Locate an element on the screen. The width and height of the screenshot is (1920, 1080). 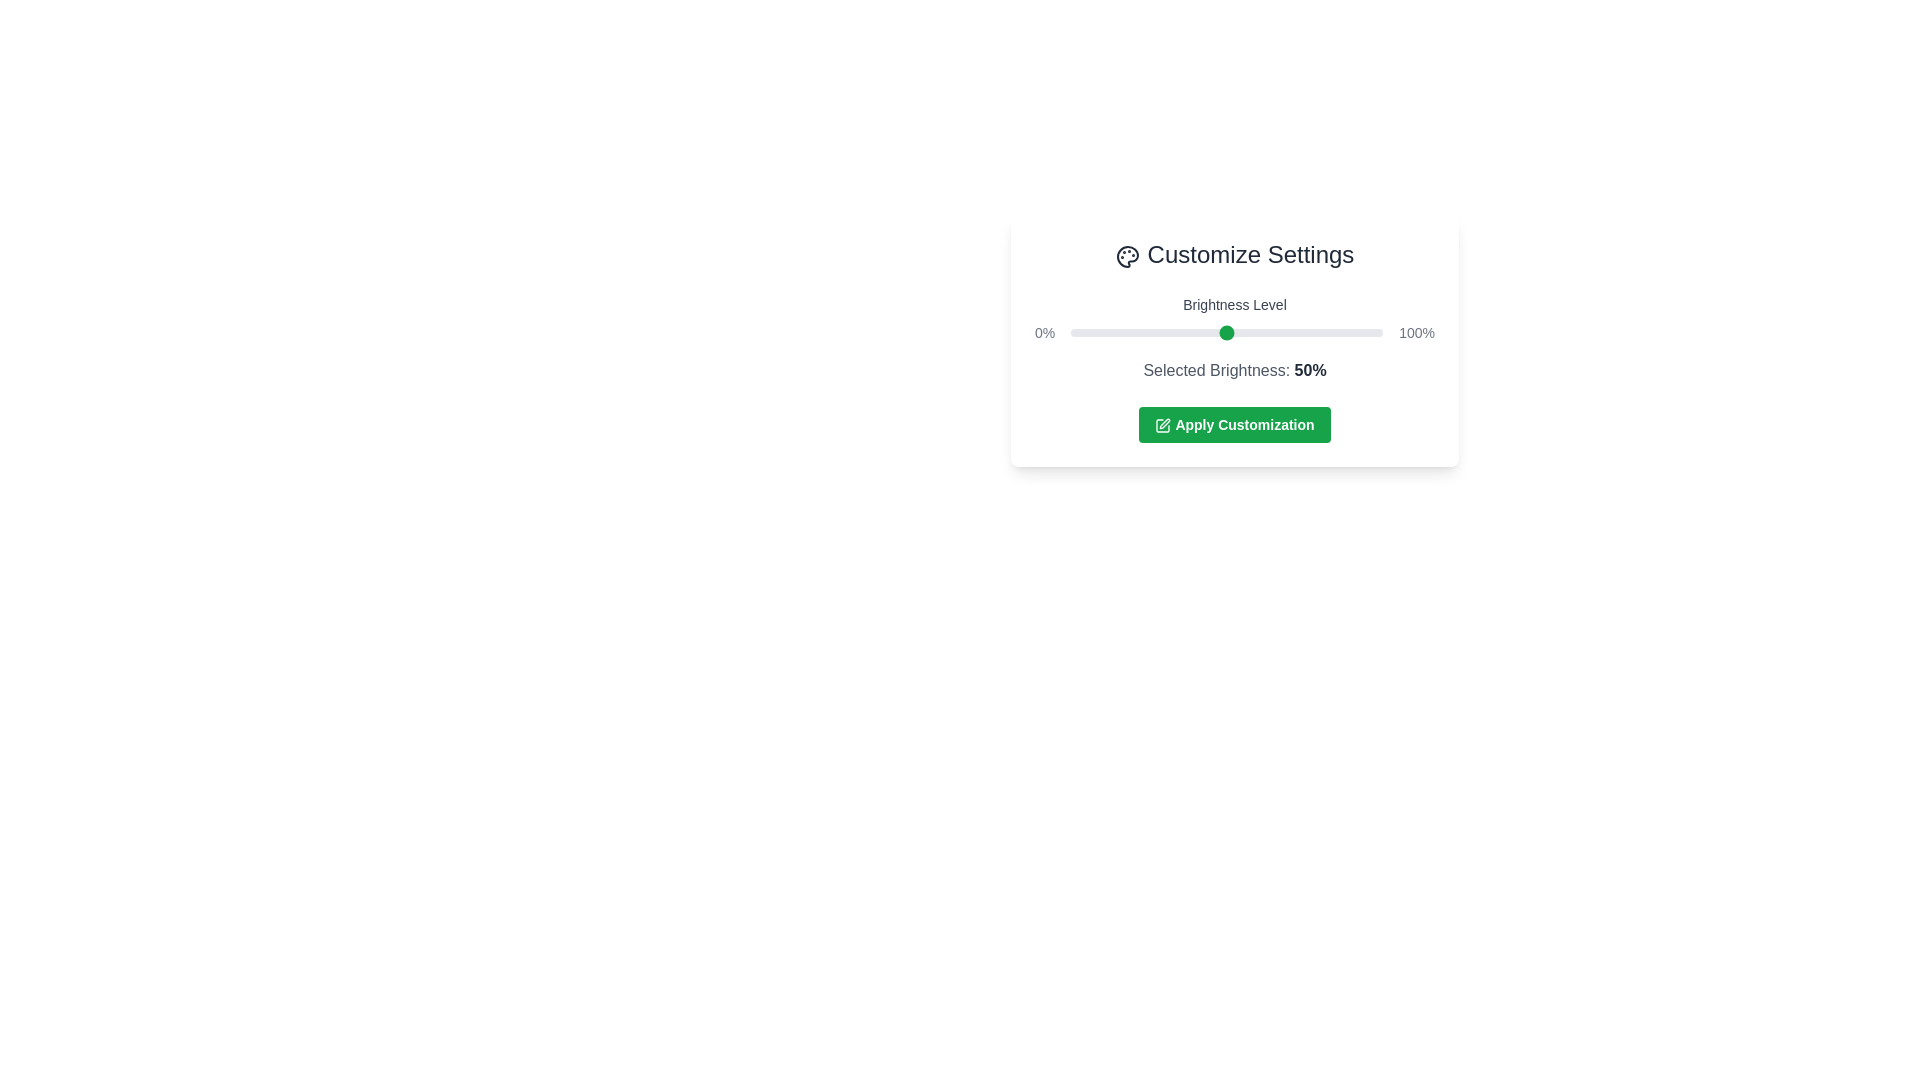
the brightness is located at coordinates (1323, 331).